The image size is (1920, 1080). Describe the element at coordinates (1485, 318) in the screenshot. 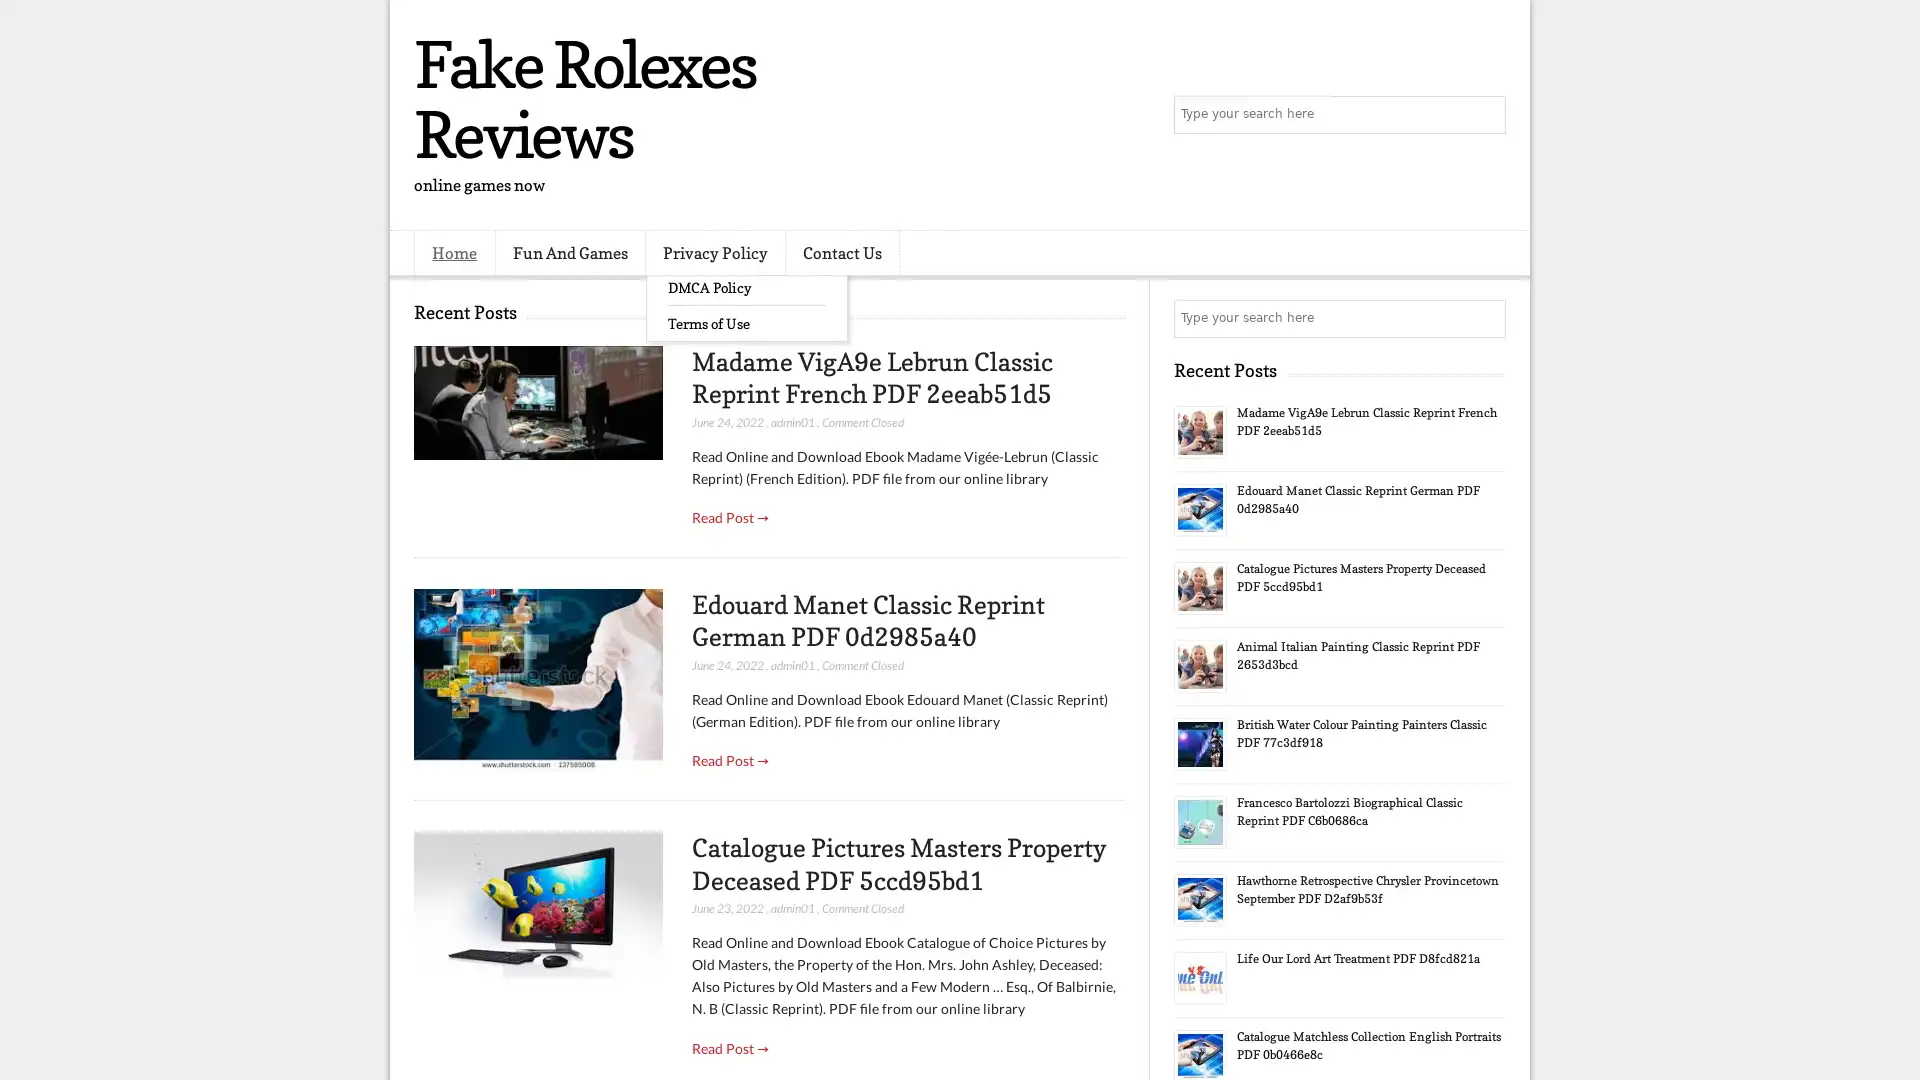

I see `Search` at that location.